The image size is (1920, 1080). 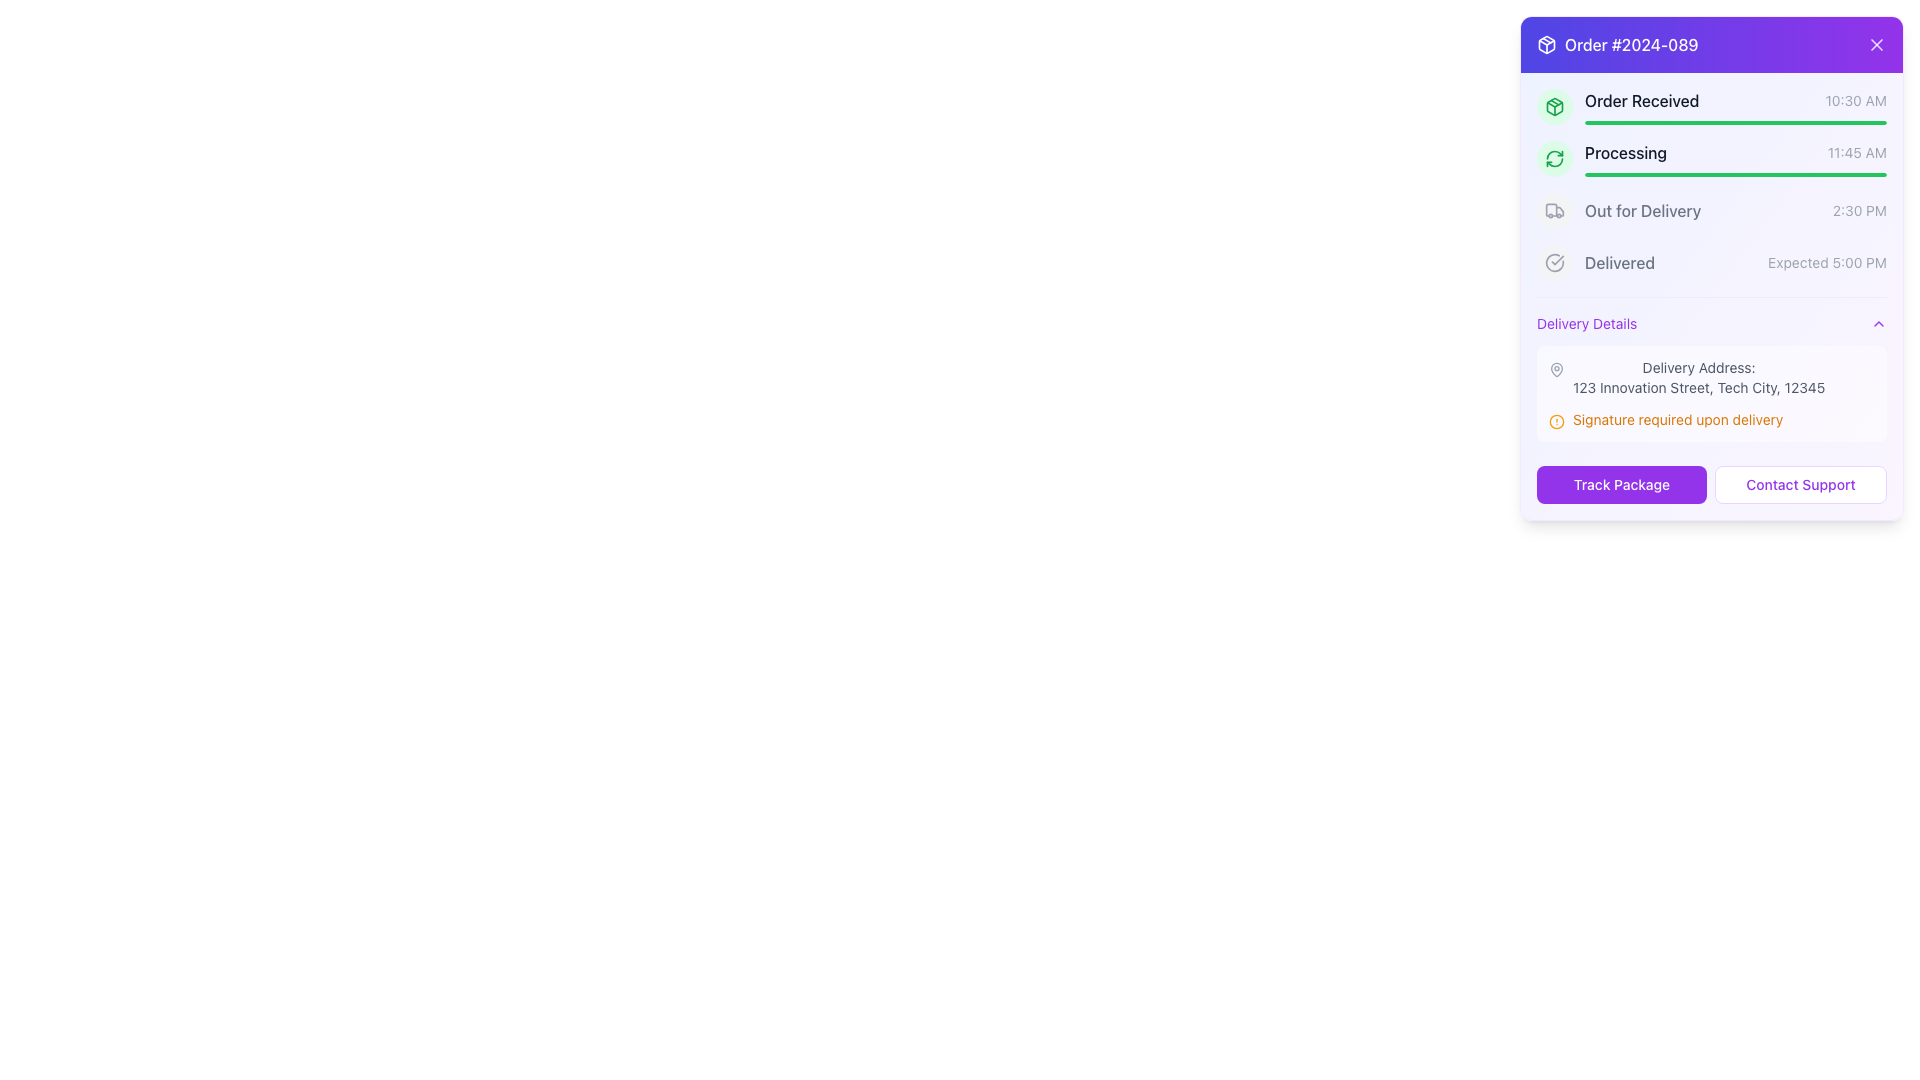 I want to click on the static text label displaying the recipient's delivery address information, which is the second line of text in the 'Delivery Details' section on the right-hand panel, so click(x=1698, y=388).